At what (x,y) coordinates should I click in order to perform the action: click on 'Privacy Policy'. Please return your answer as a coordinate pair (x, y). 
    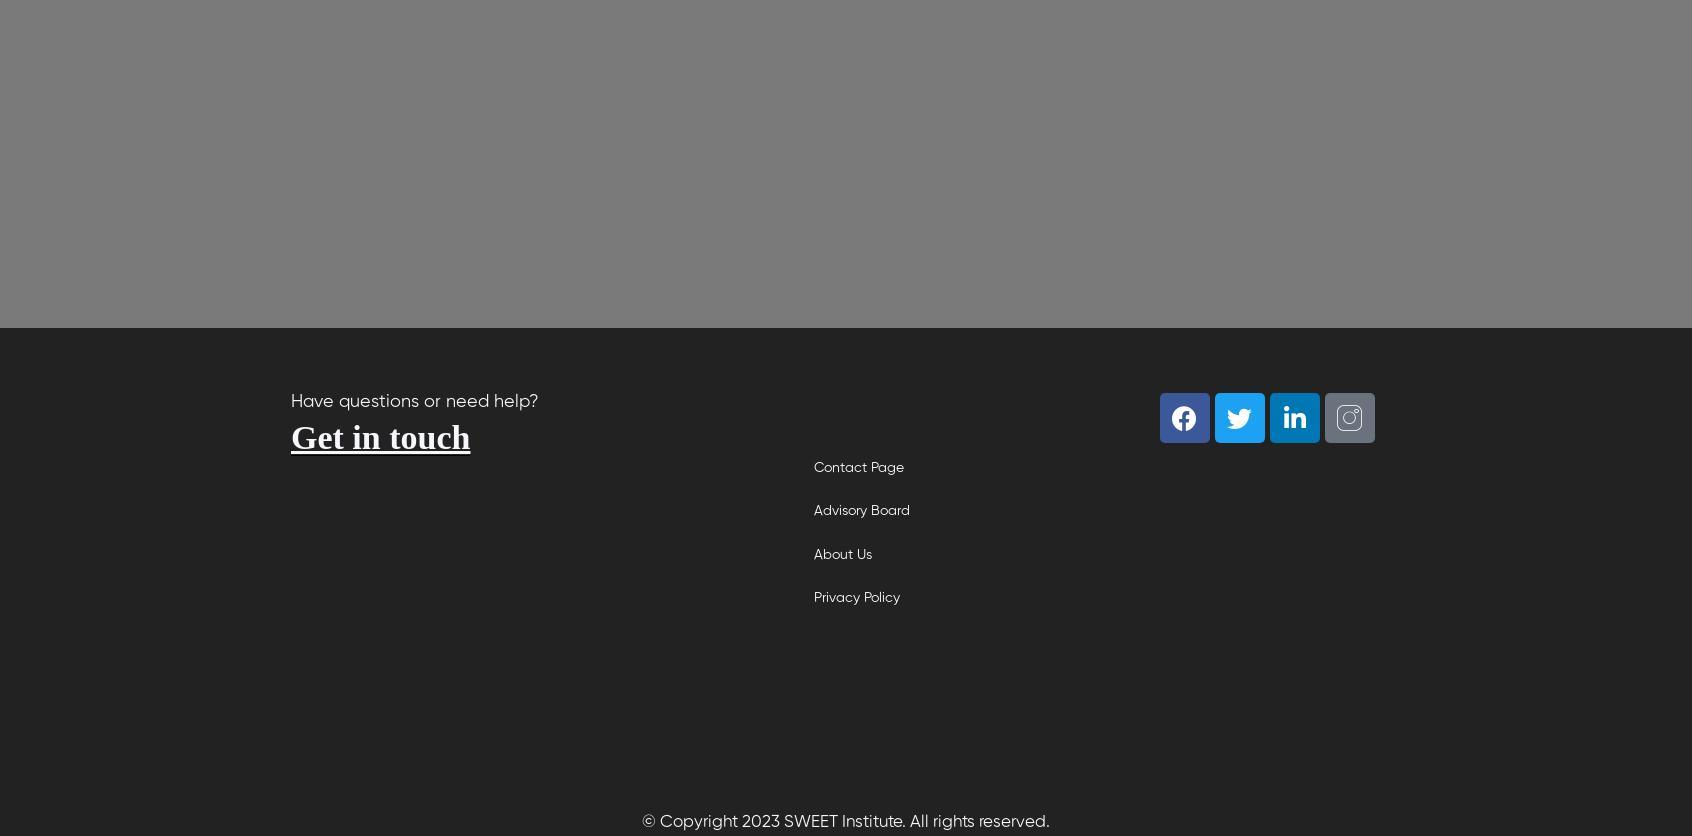
    Looking at the image, I should click on (814, 596).